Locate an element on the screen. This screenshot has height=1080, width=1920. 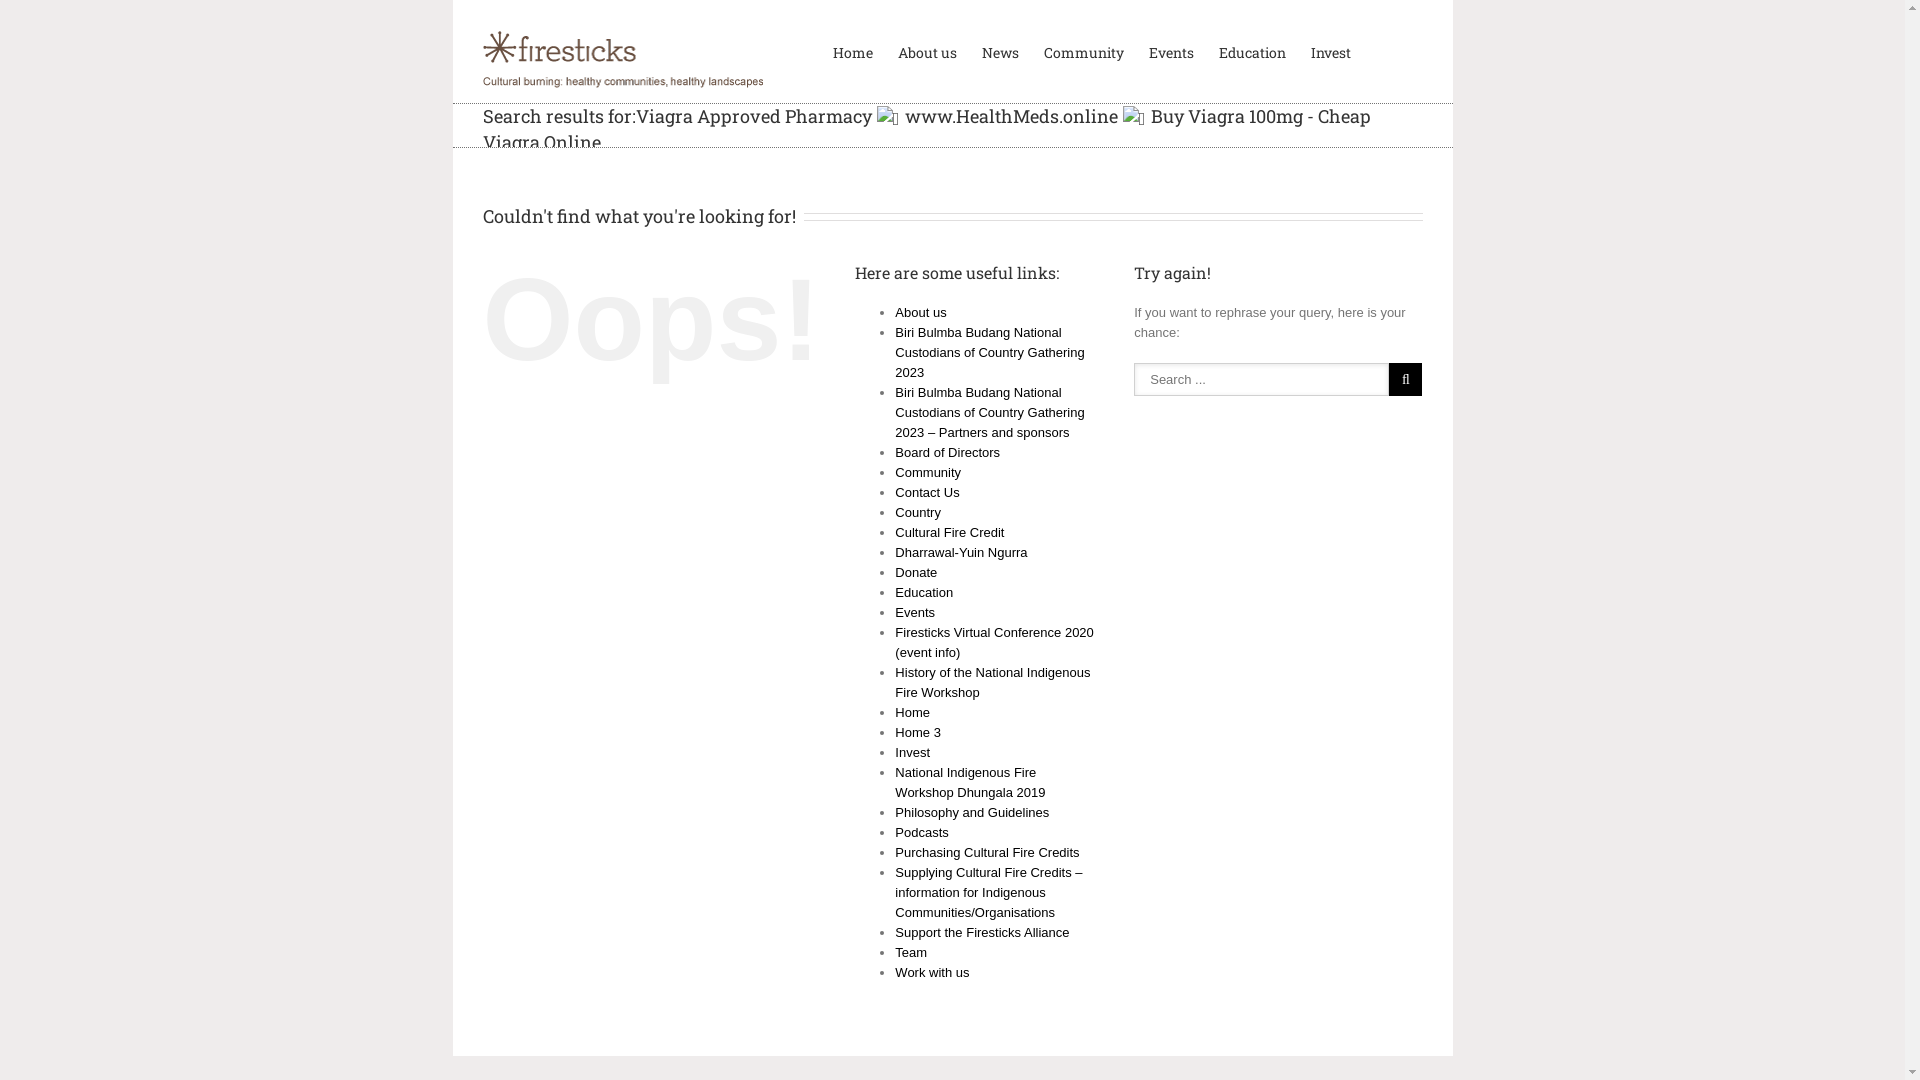
'Education' is located at coordinates (1250, 50).